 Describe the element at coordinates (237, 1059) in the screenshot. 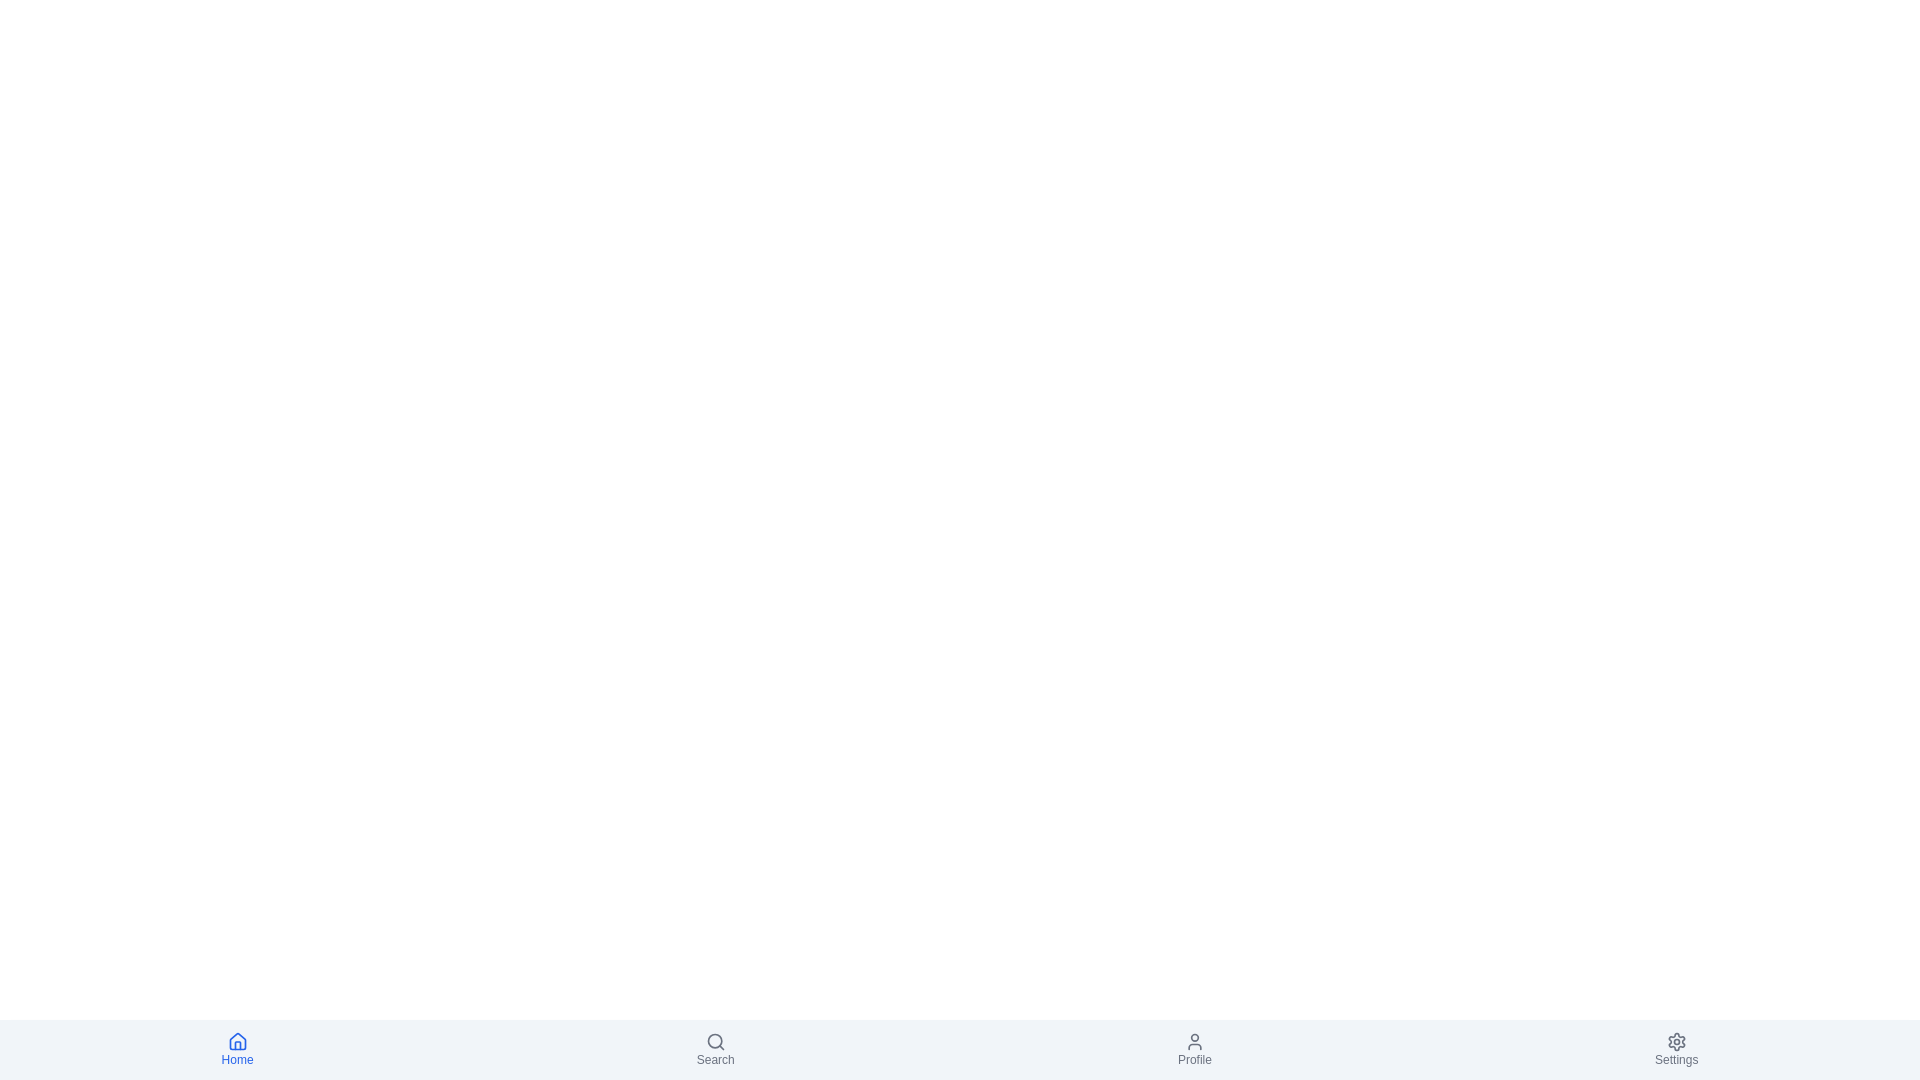

I see `the 'Home' text label located at the bottom of the button-like group in the bottom navigation bar, which provides identification for the related navigational item` at that location.